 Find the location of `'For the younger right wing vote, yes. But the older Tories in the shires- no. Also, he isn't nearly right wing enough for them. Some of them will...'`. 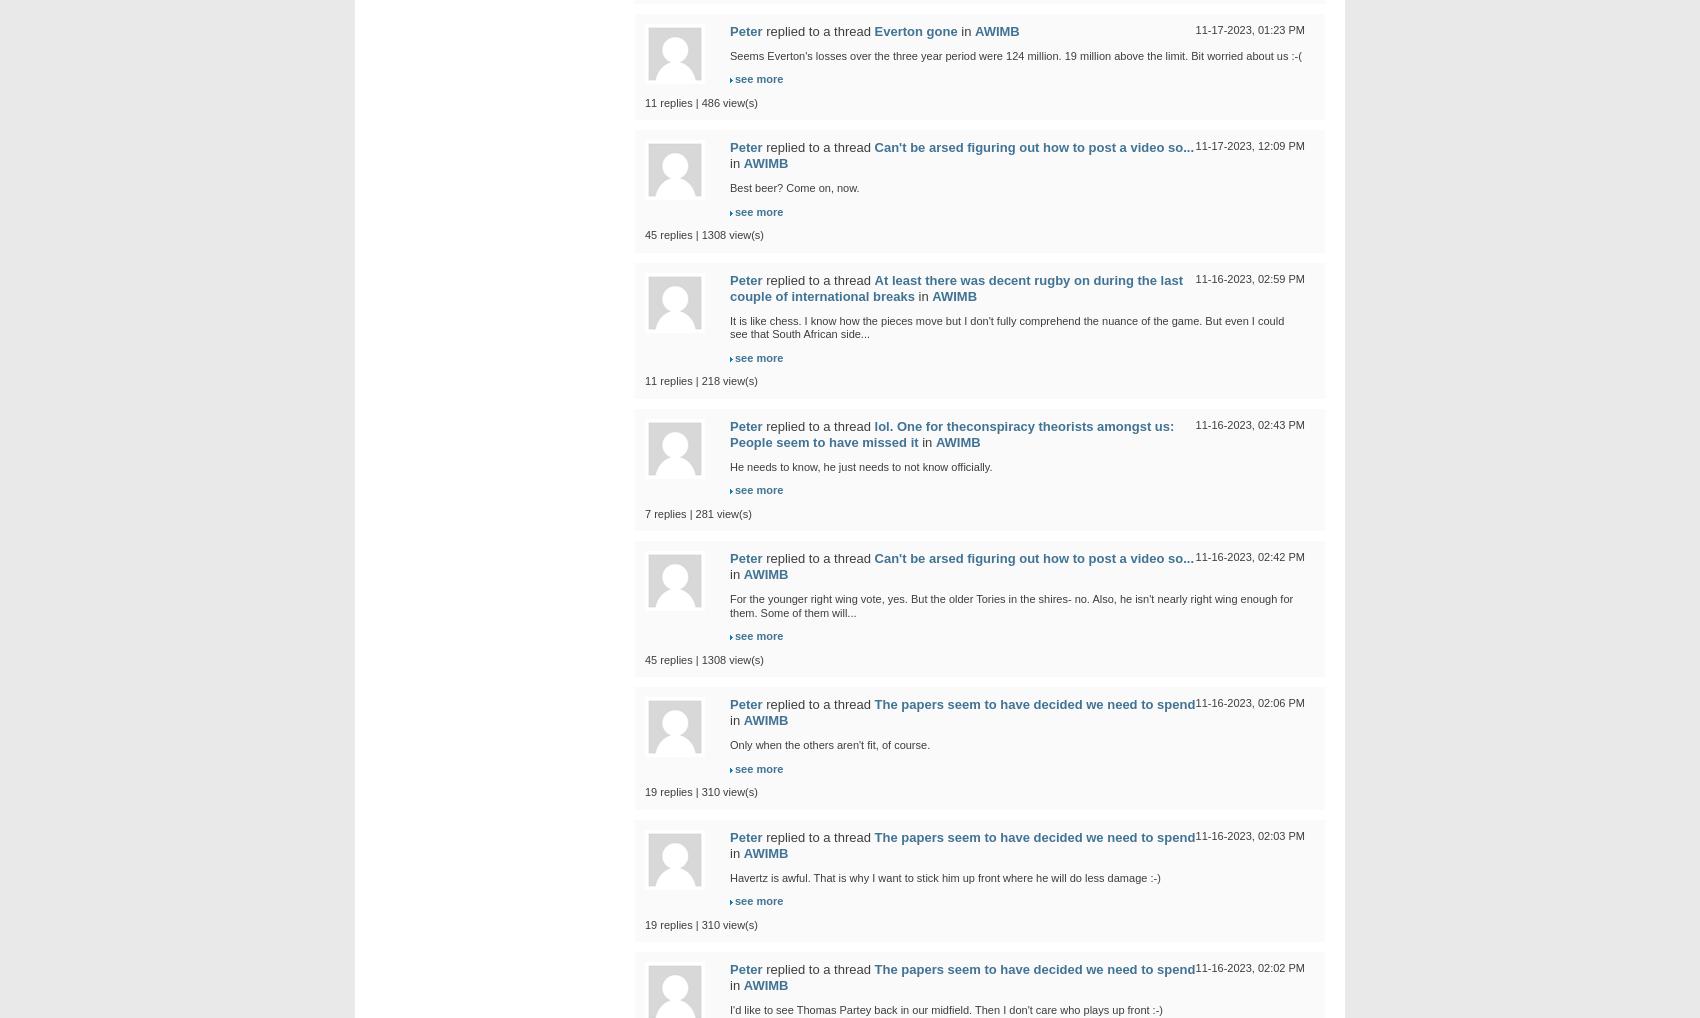

'For the younger right wing vote, yes. But the older Tories in the shires- no. Also, he isn't nearly right wing enough for them. Some of them will...' is located at coordinates (1010, 605).